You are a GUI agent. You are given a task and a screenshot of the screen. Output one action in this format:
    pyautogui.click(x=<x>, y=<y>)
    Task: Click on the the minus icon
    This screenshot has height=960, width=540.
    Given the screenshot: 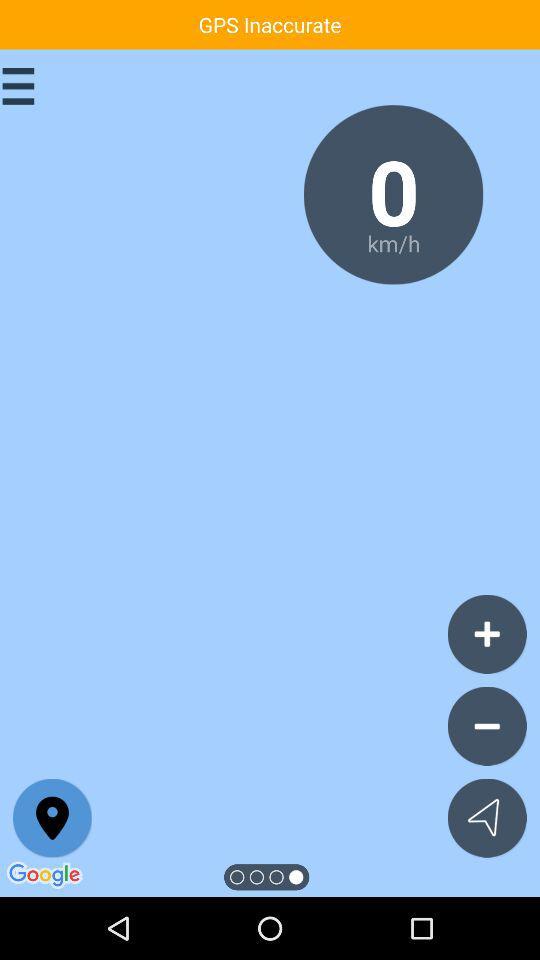 What is the action you would take?
    pyautogui.click(x=486, y=725)
    